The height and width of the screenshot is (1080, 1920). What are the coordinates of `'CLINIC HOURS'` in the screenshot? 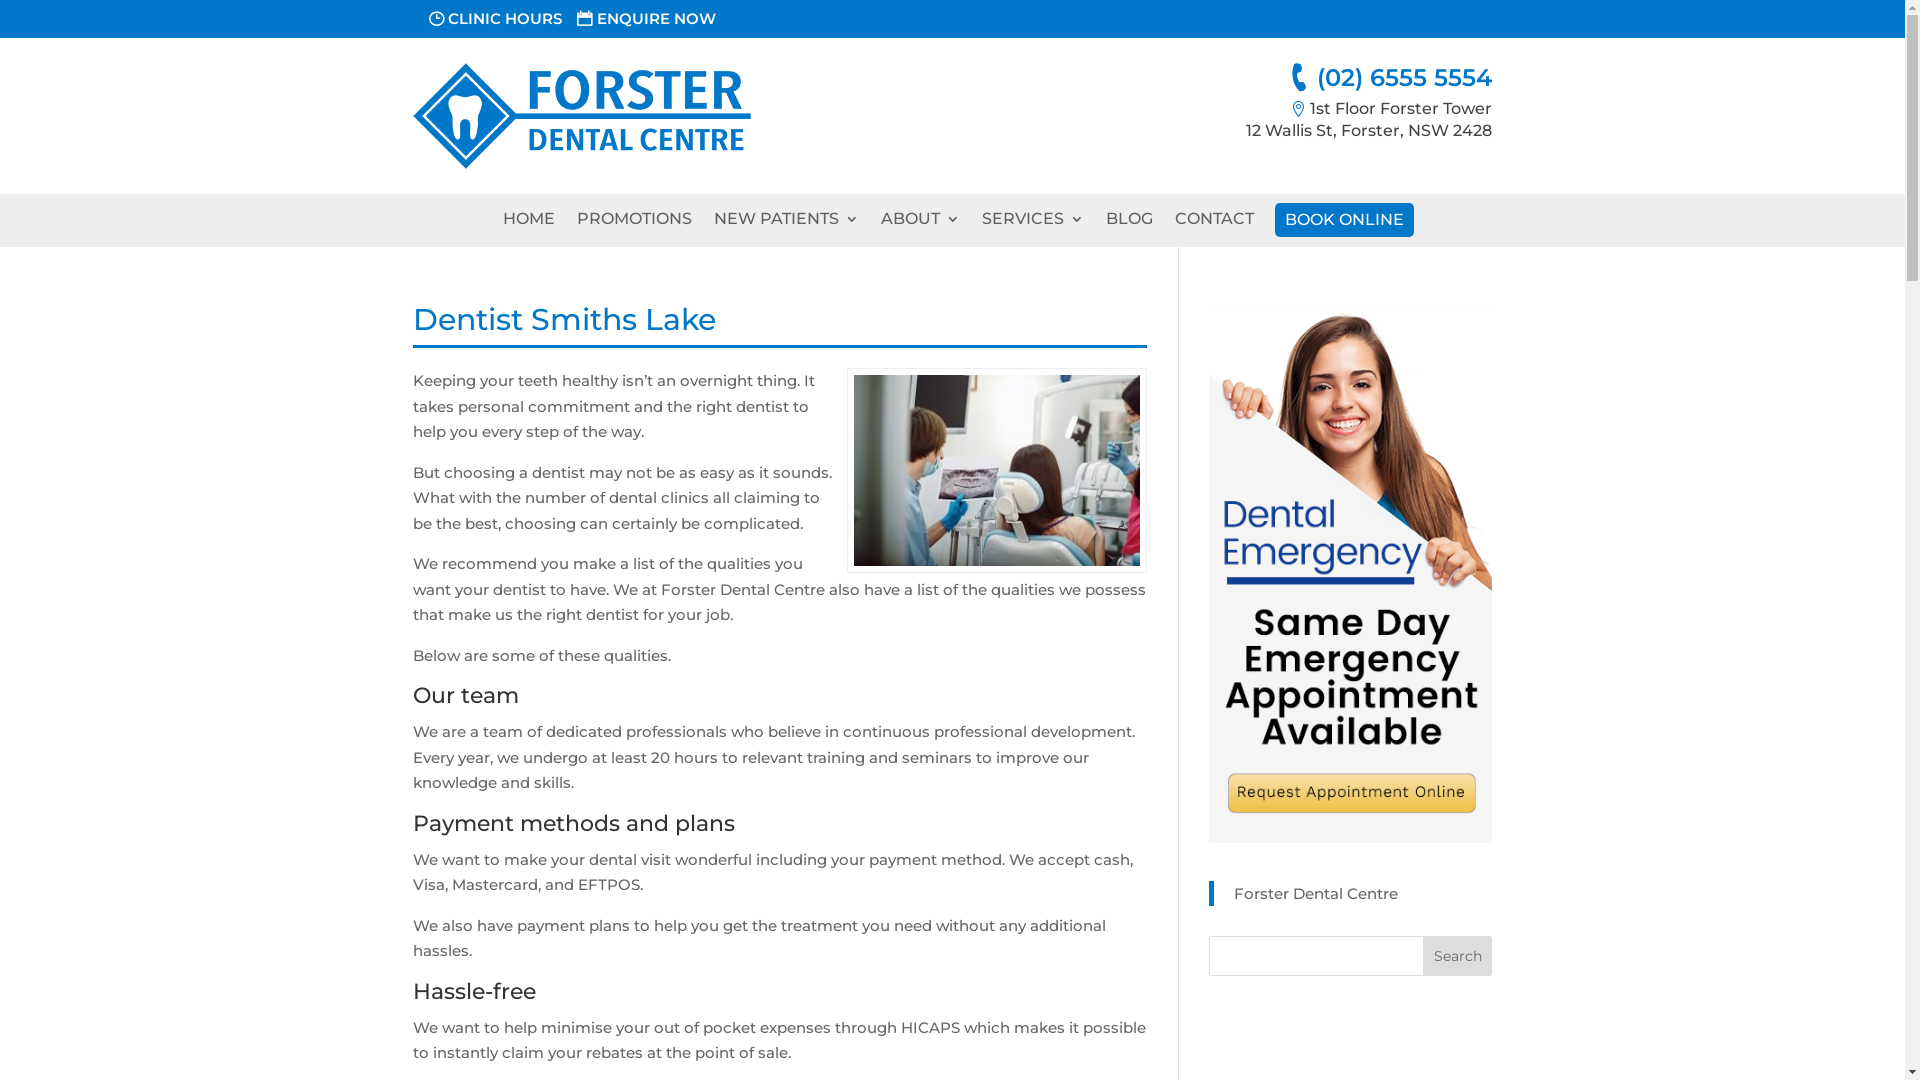 It's located at (494, 18).